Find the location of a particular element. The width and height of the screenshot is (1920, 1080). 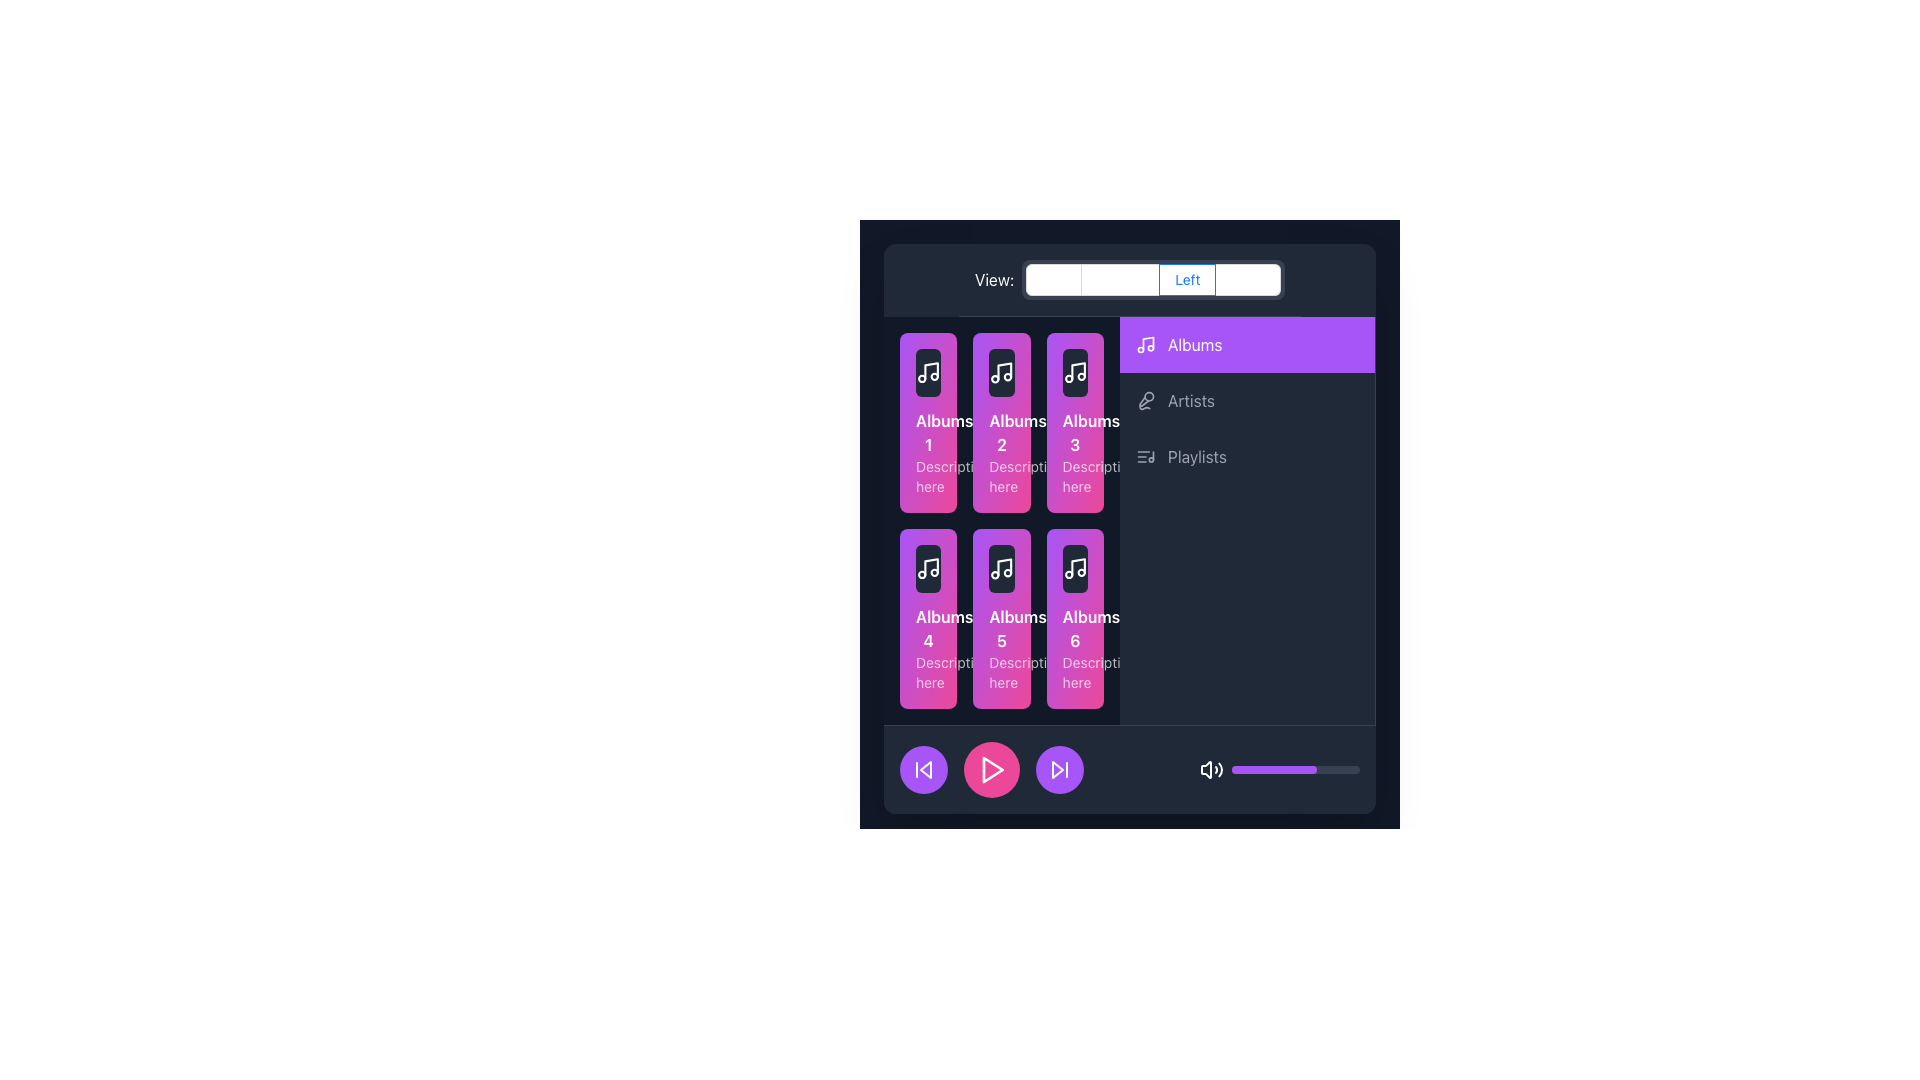

the volume level is located at coordinates (1298, 769).